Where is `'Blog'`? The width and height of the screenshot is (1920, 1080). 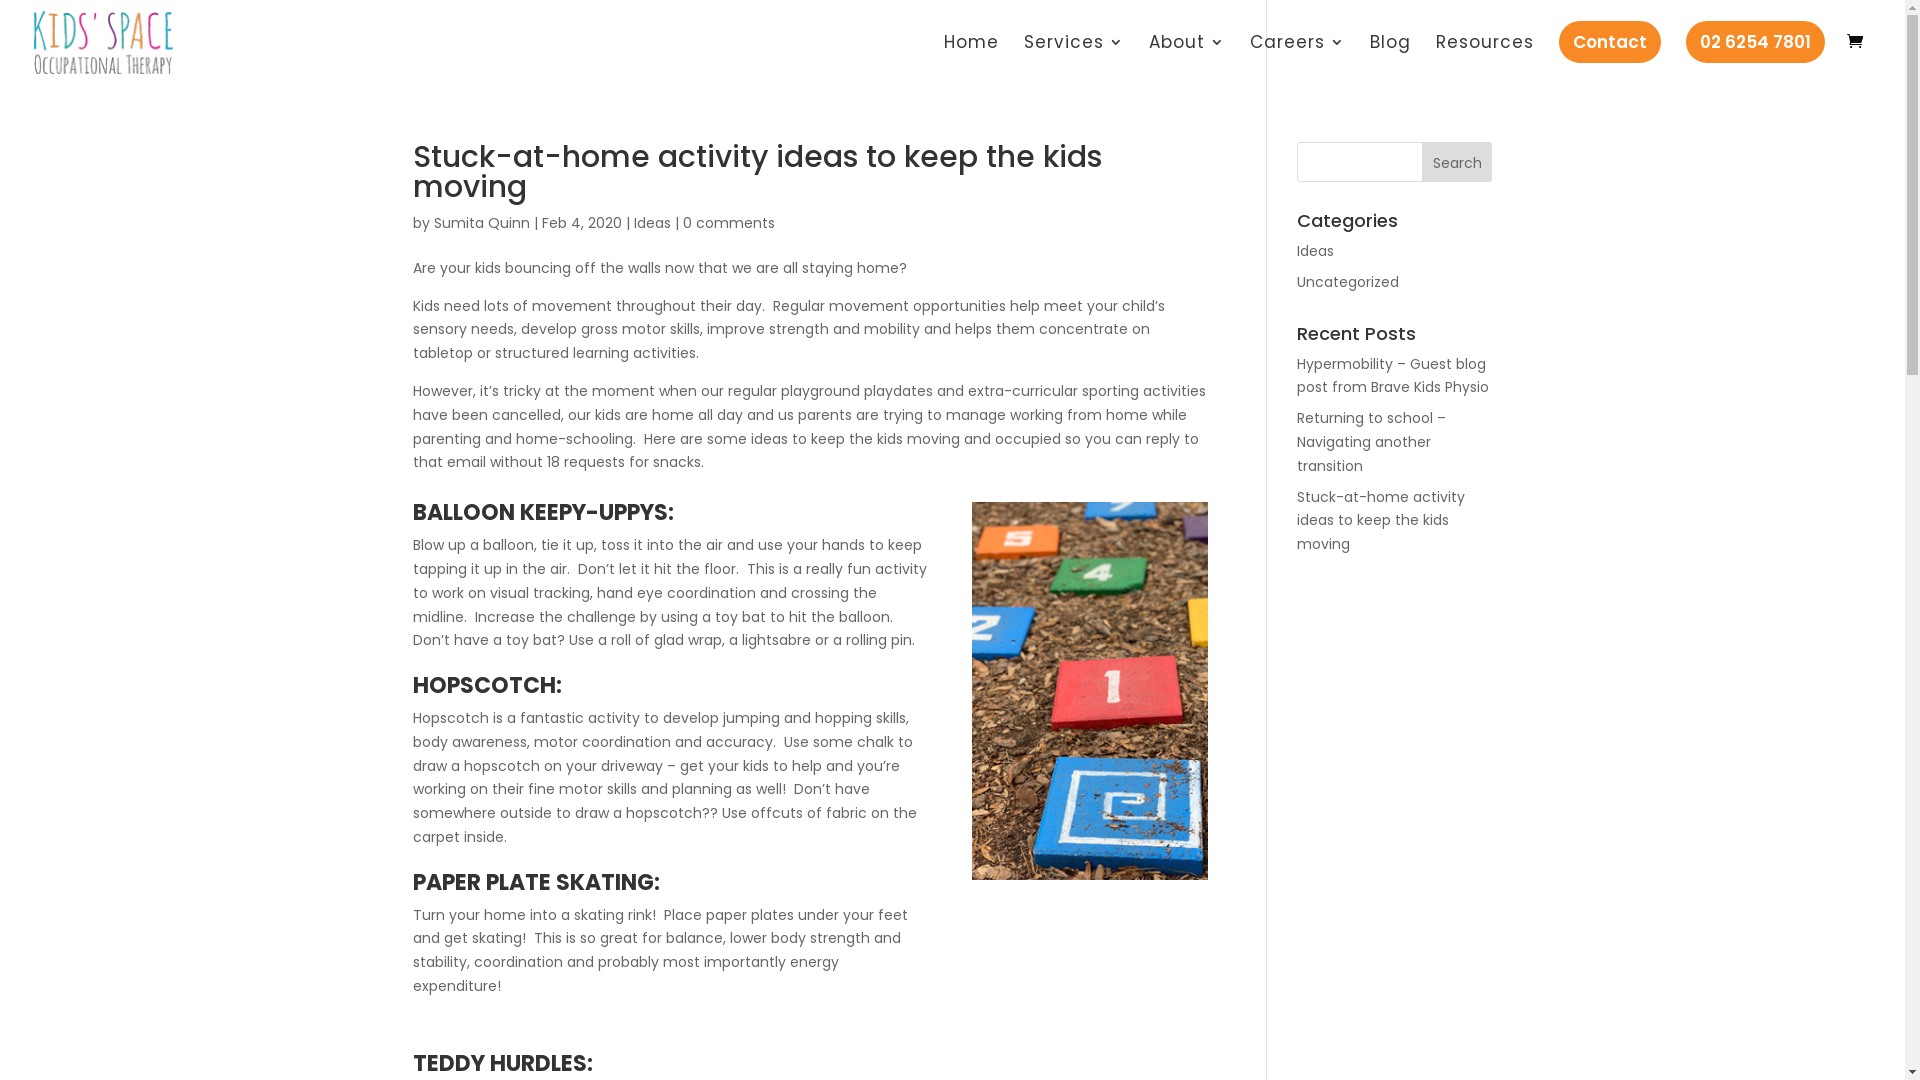
'Blog' is located at coordinates (1368, 57).